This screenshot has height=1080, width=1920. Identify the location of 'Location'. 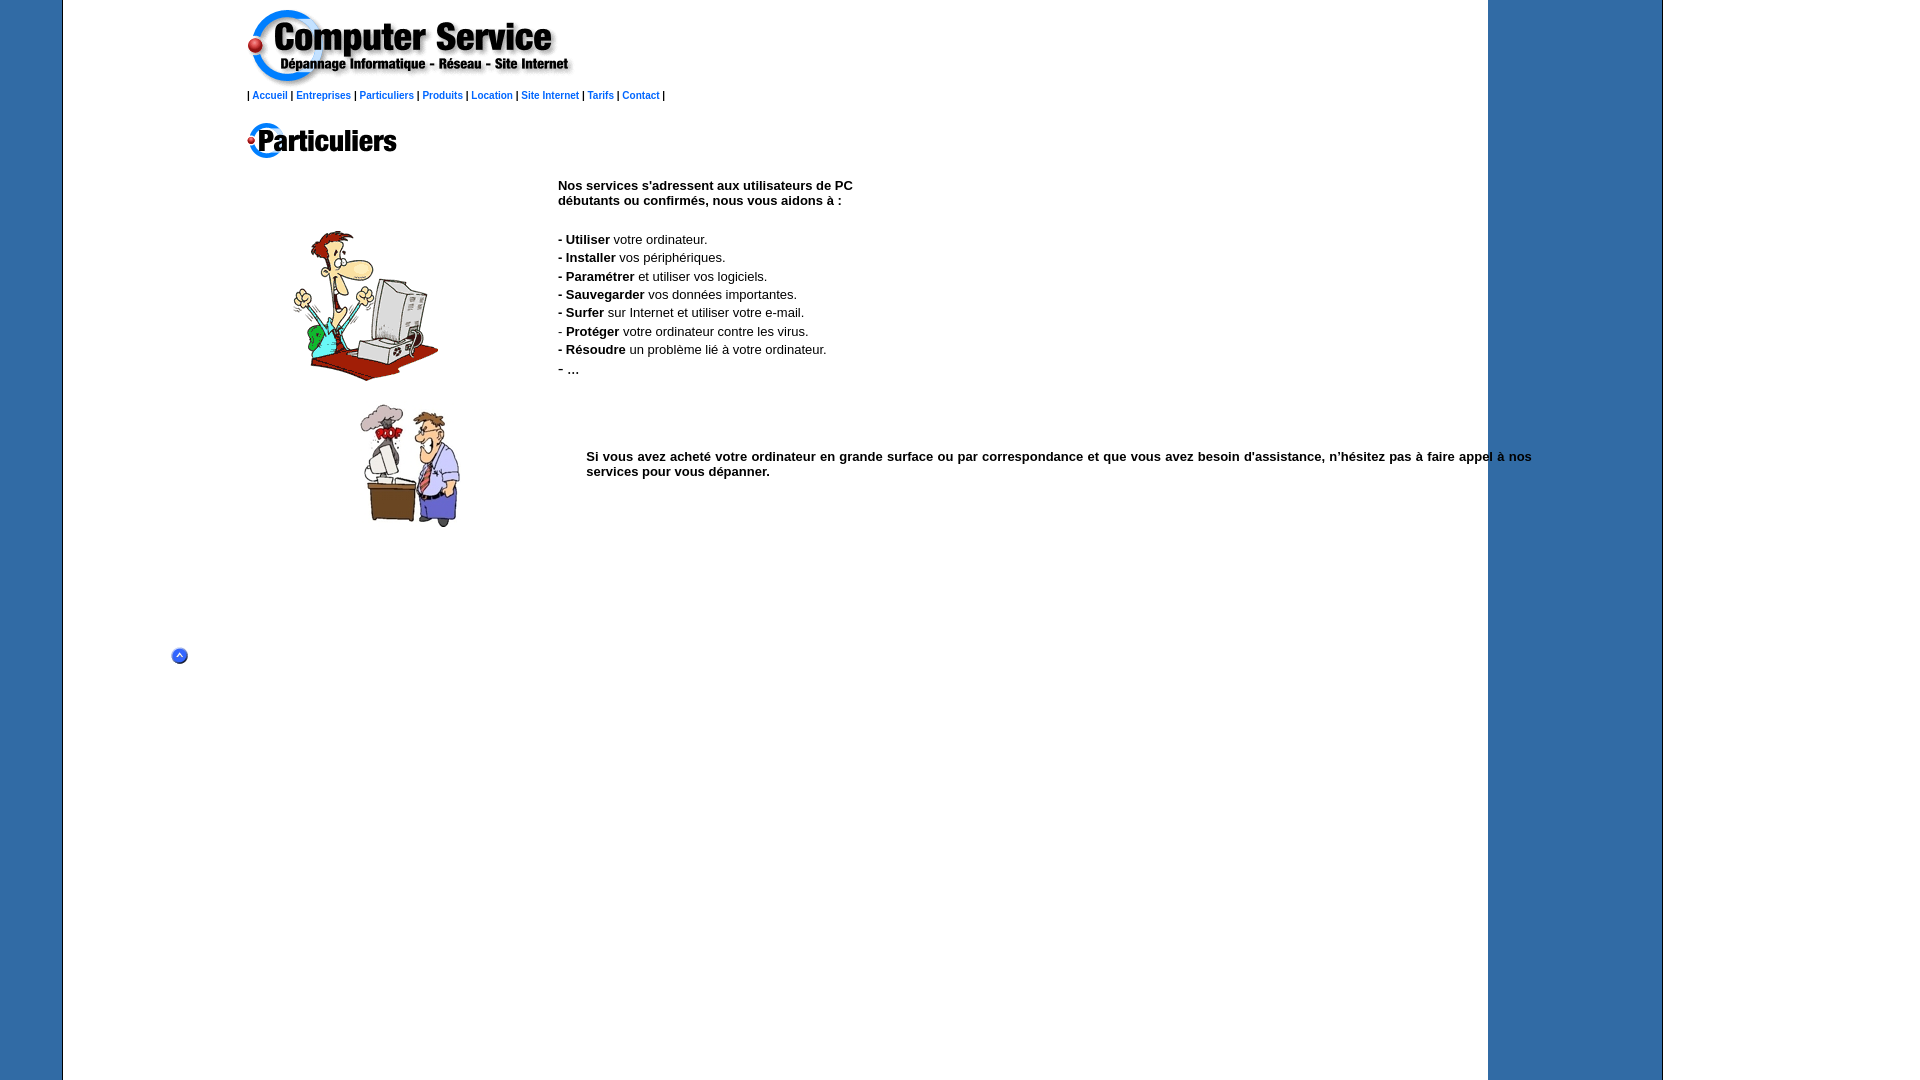
(491, 95).